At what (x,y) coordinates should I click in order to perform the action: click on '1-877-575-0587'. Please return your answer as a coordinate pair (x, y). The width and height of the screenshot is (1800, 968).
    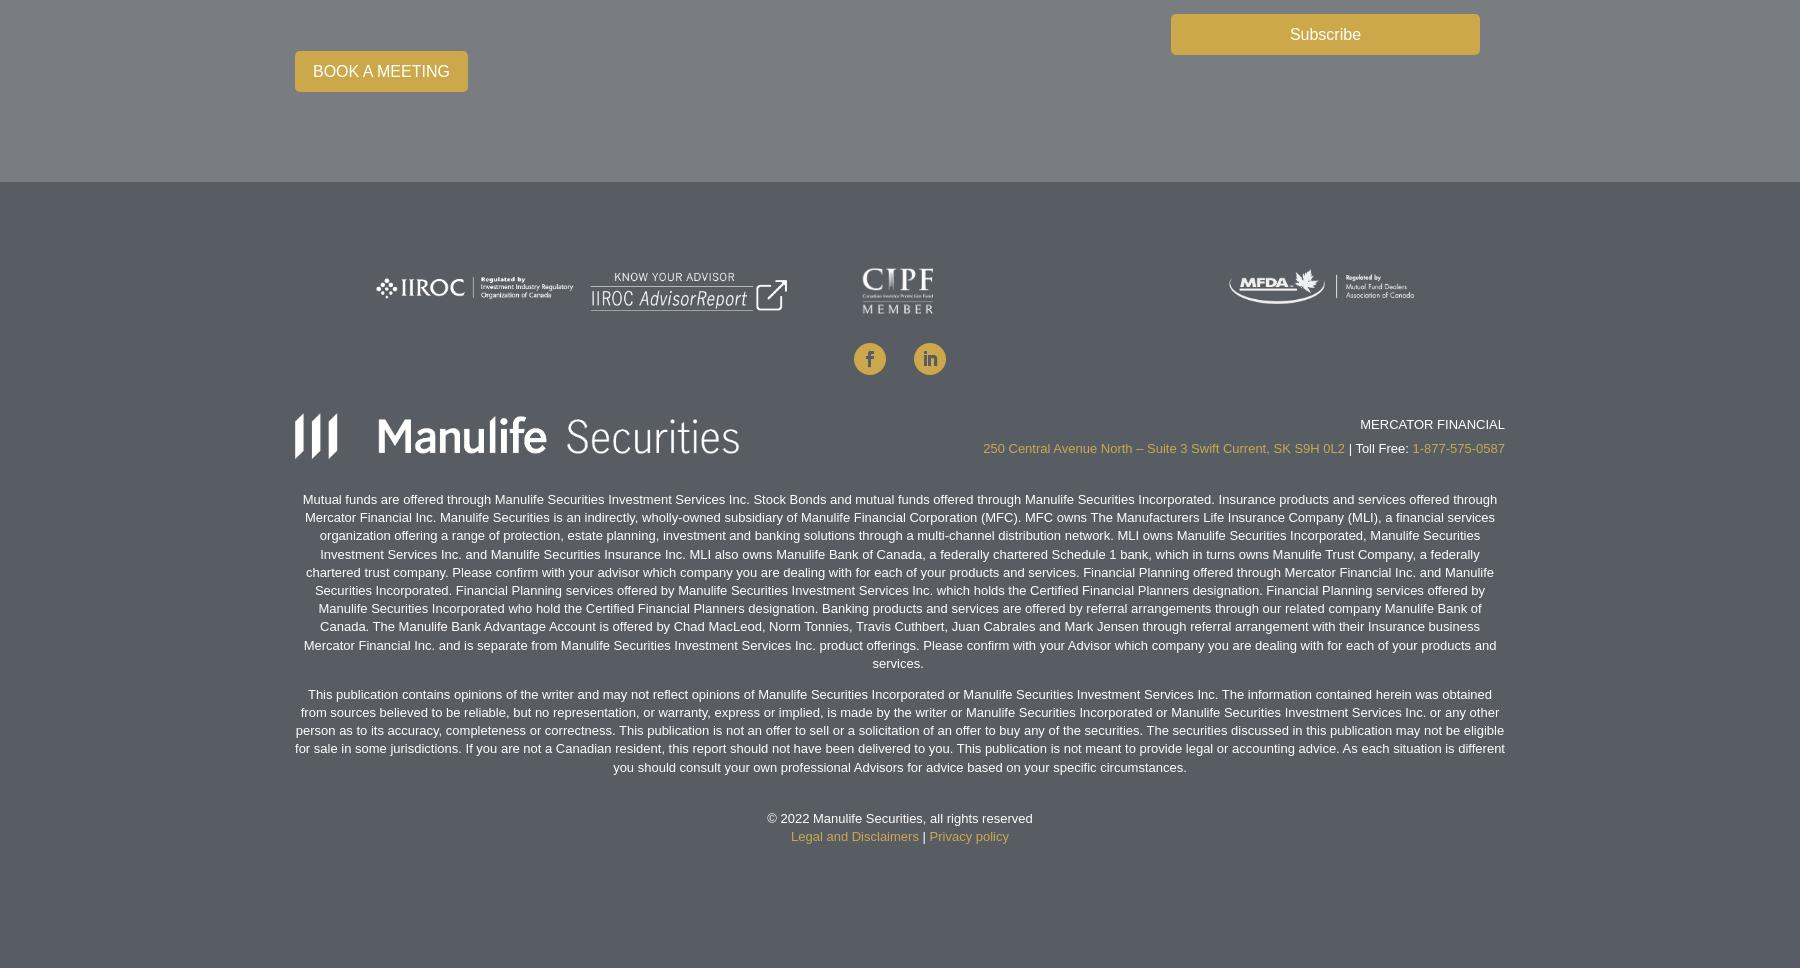
    Looking at the image, I should click on (1457, 447).